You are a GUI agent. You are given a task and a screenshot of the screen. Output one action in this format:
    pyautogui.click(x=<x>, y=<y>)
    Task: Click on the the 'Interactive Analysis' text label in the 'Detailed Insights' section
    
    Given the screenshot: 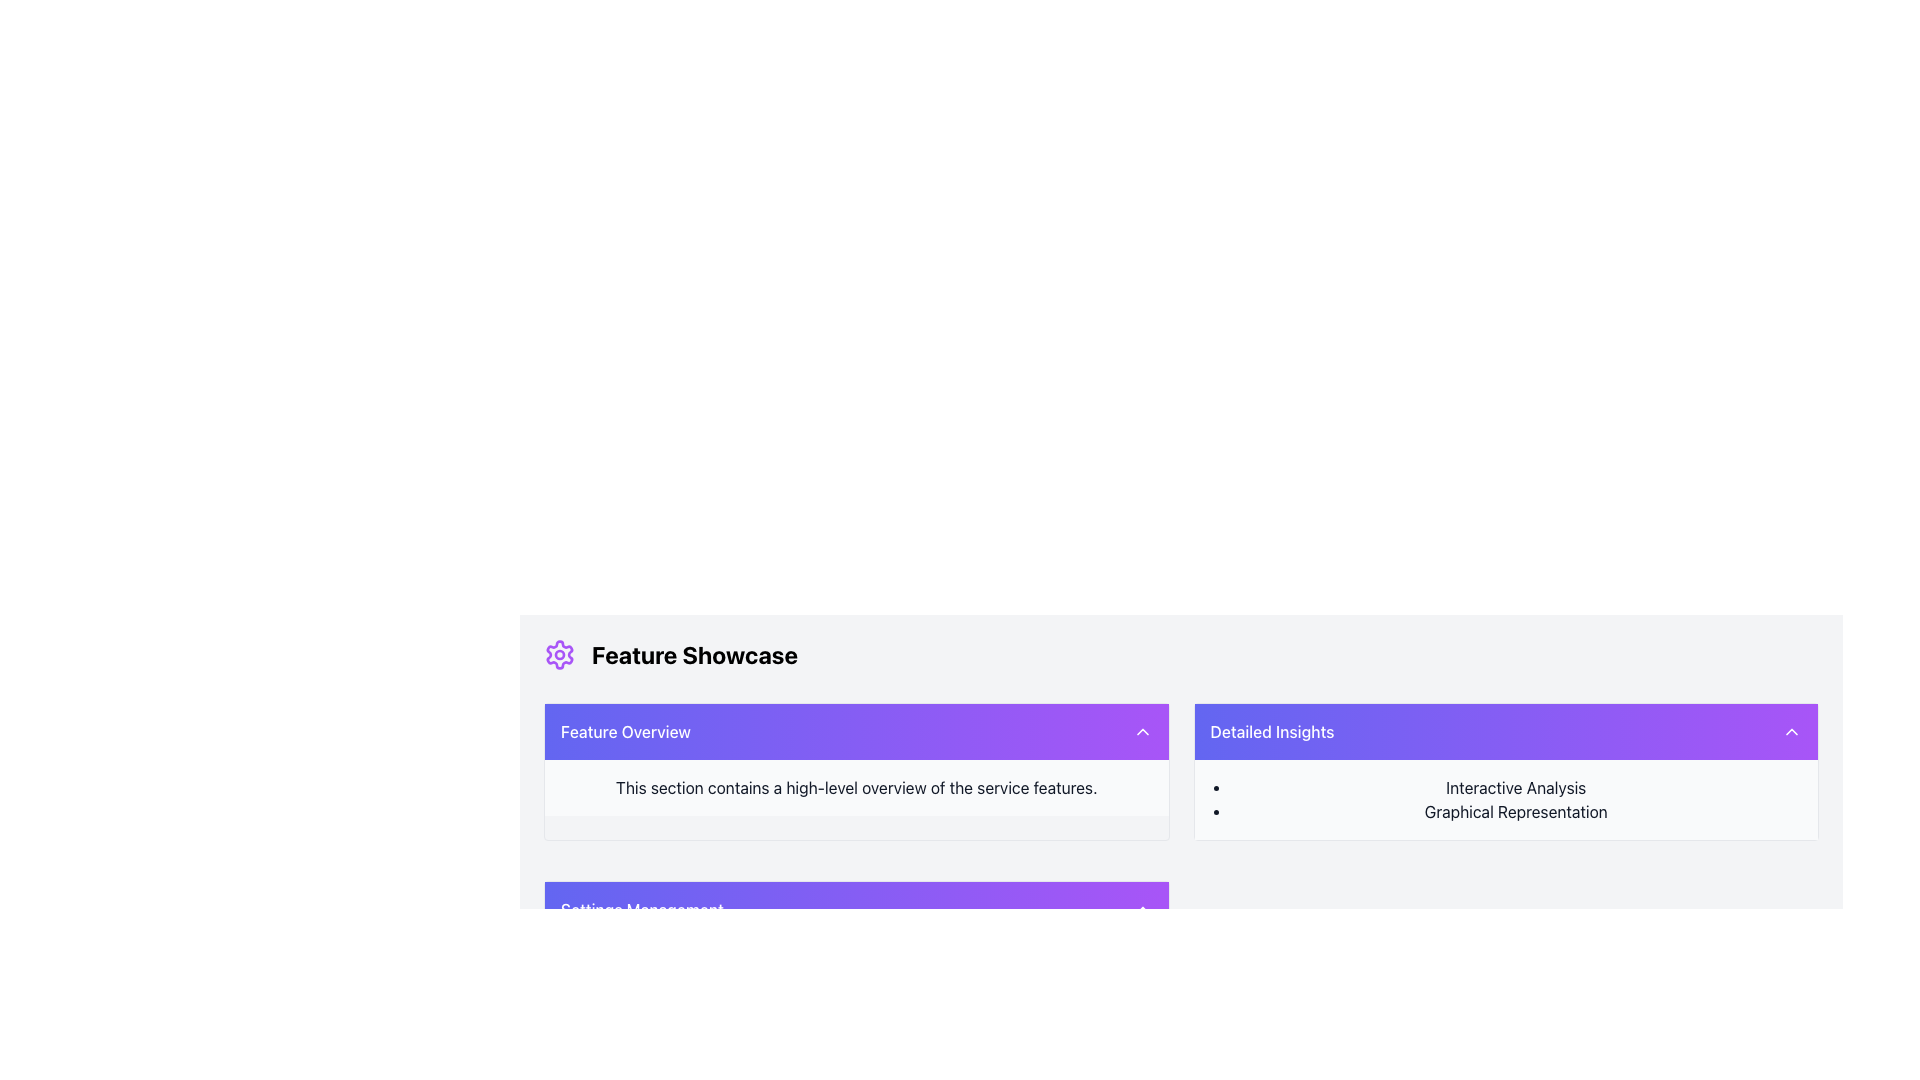 What is the action you would take?
    pyautogui.click(x=1516, y=786)
    